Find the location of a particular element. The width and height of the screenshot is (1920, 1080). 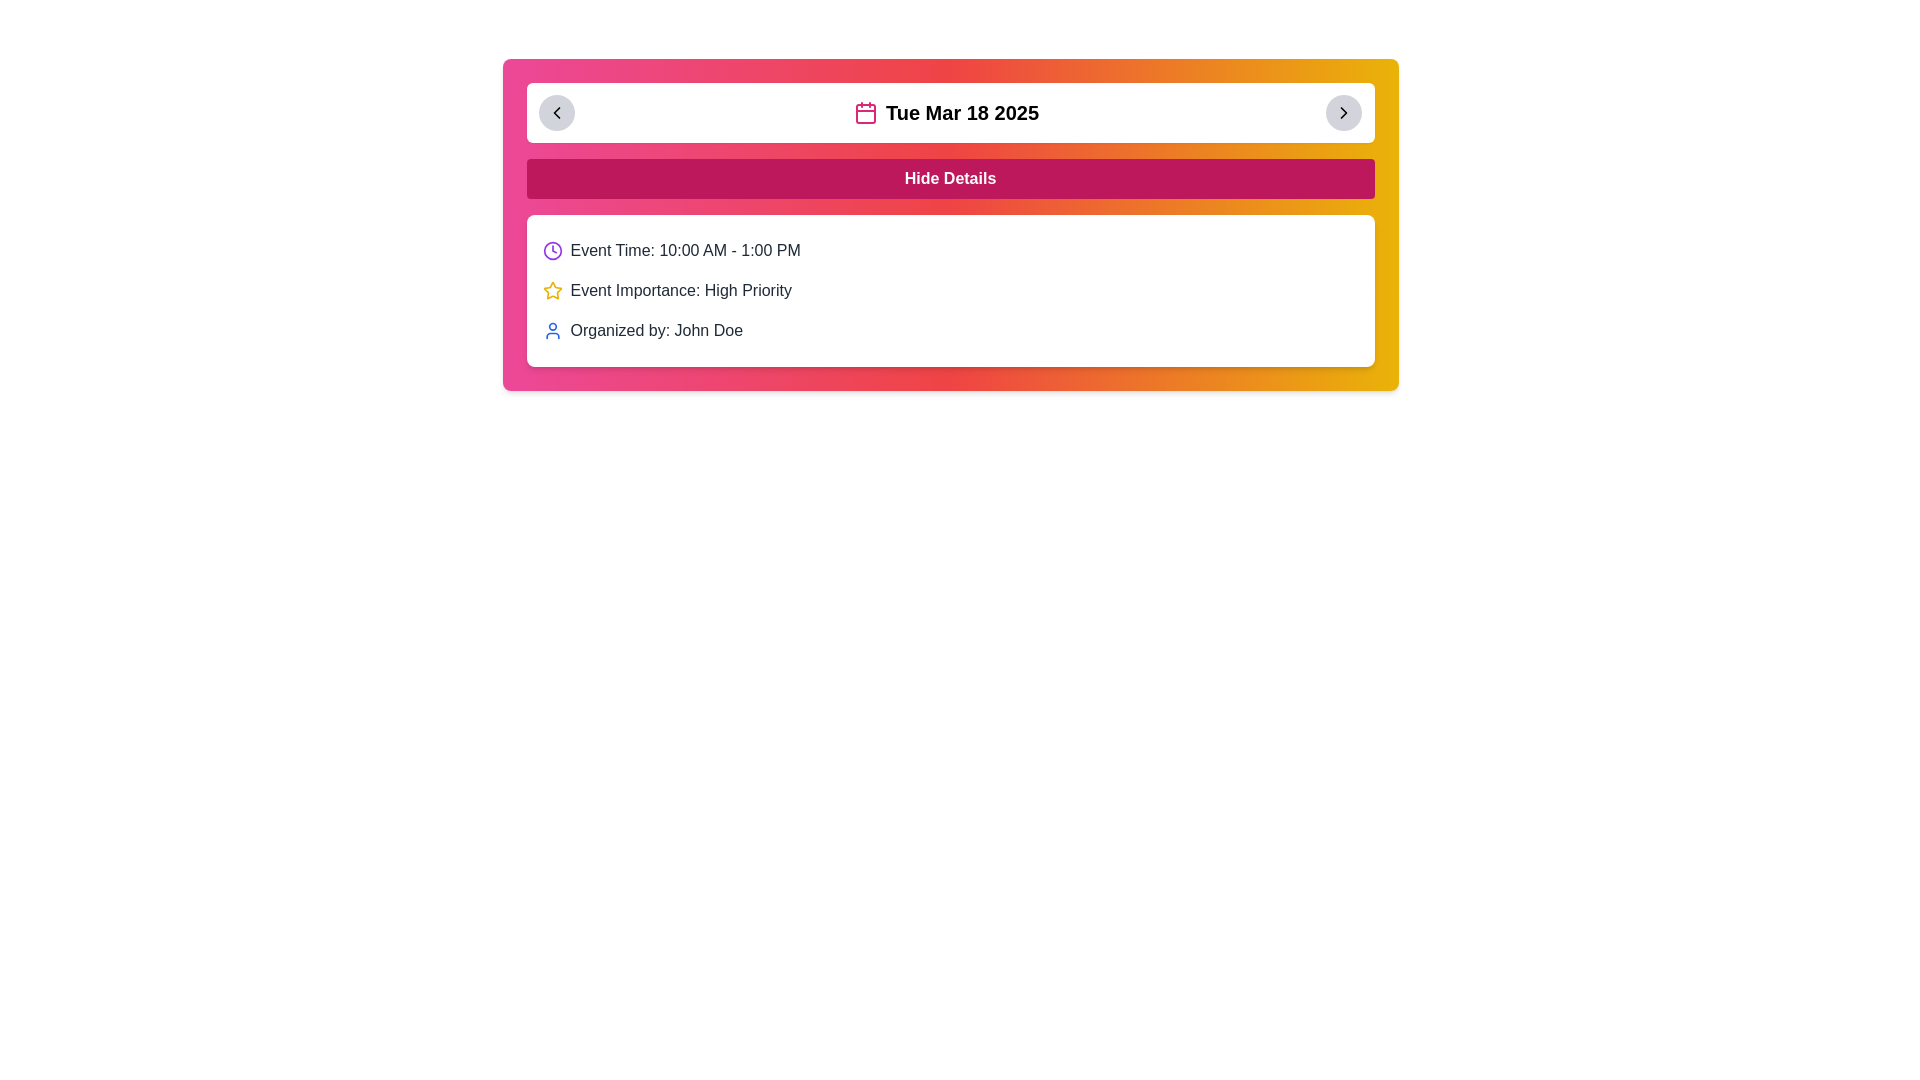

the 'High Priority' icon located next to the 'Event Importance: High Priority' text in the third row of the event card is located at coordinates (552, 290).